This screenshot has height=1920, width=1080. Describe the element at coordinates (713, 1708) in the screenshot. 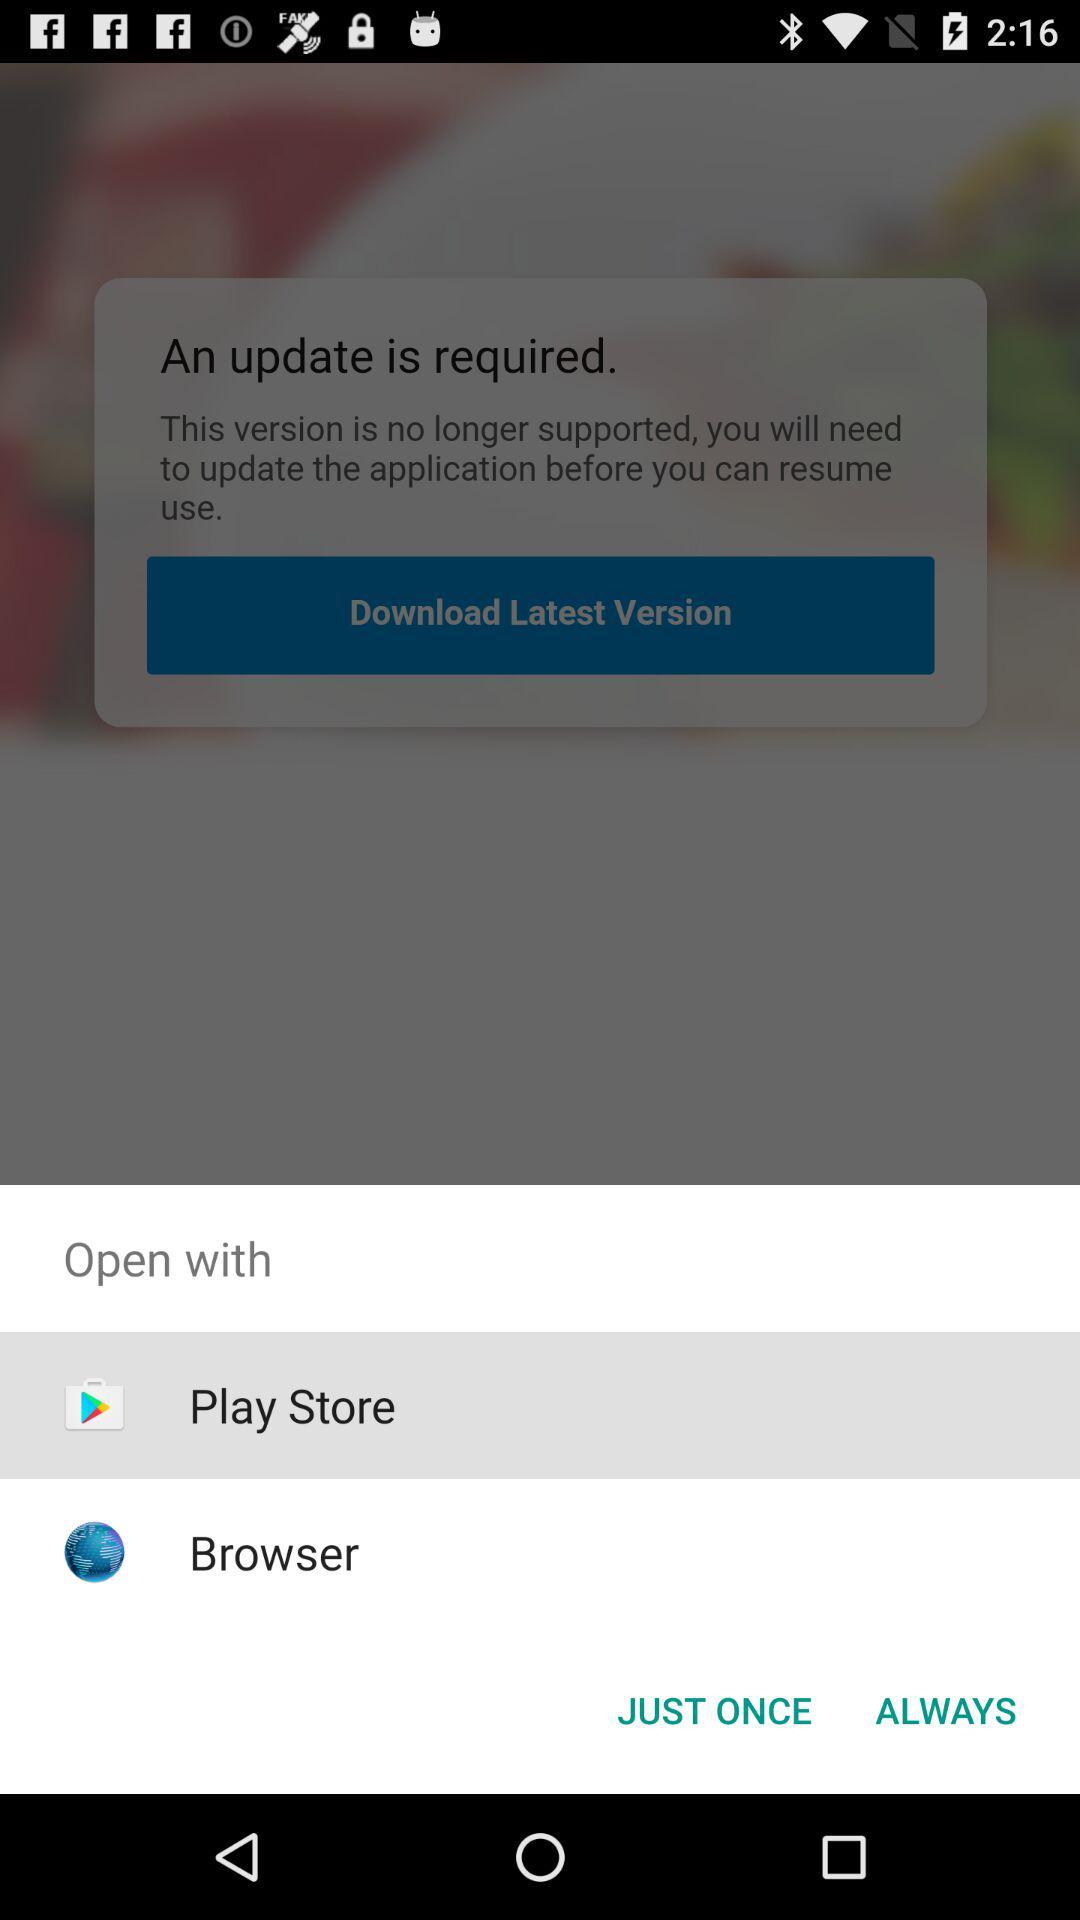

I see `just once icon` at that location.